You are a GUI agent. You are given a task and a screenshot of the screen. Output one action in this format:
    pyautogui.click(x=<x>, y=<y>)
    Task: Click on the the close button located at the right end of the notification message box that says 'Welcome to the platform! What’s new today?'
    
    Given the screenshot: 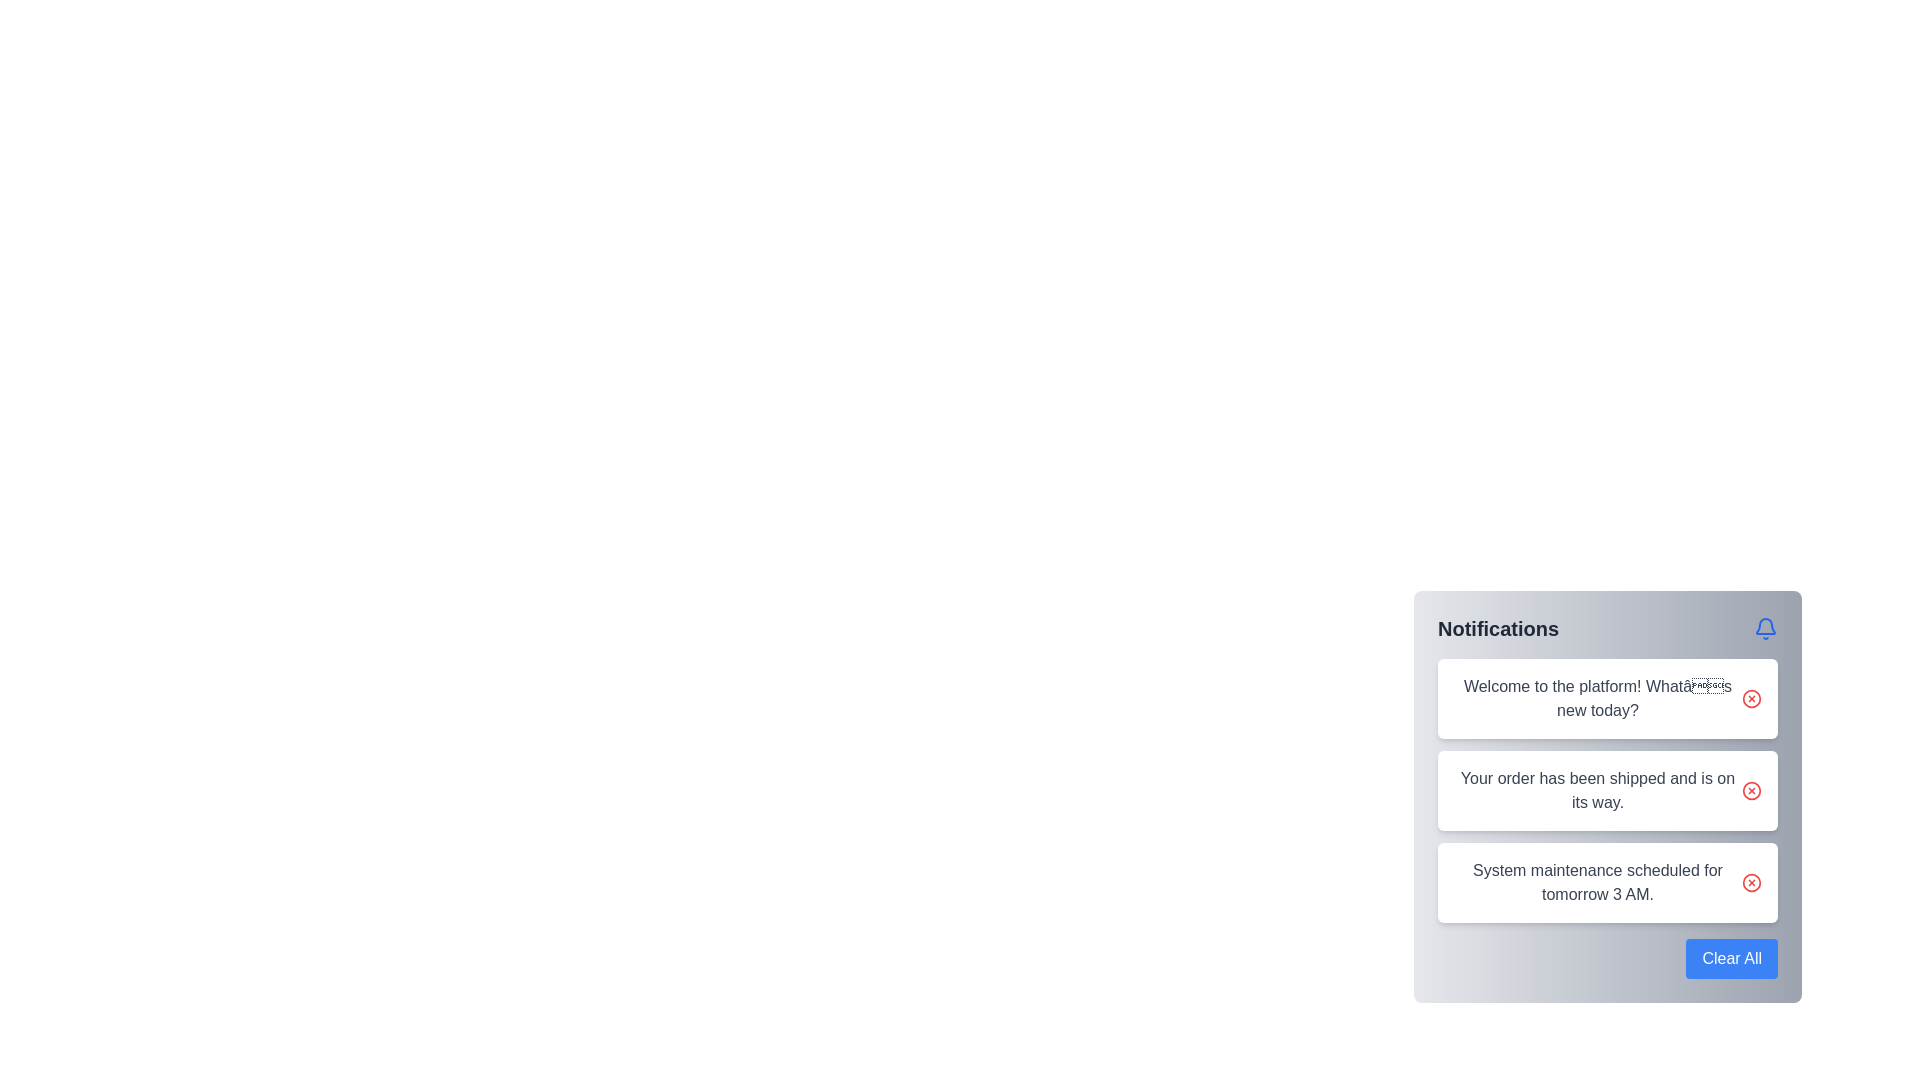 What is the action you would take?
    pyautogui.click(x=1751, y=697)
    